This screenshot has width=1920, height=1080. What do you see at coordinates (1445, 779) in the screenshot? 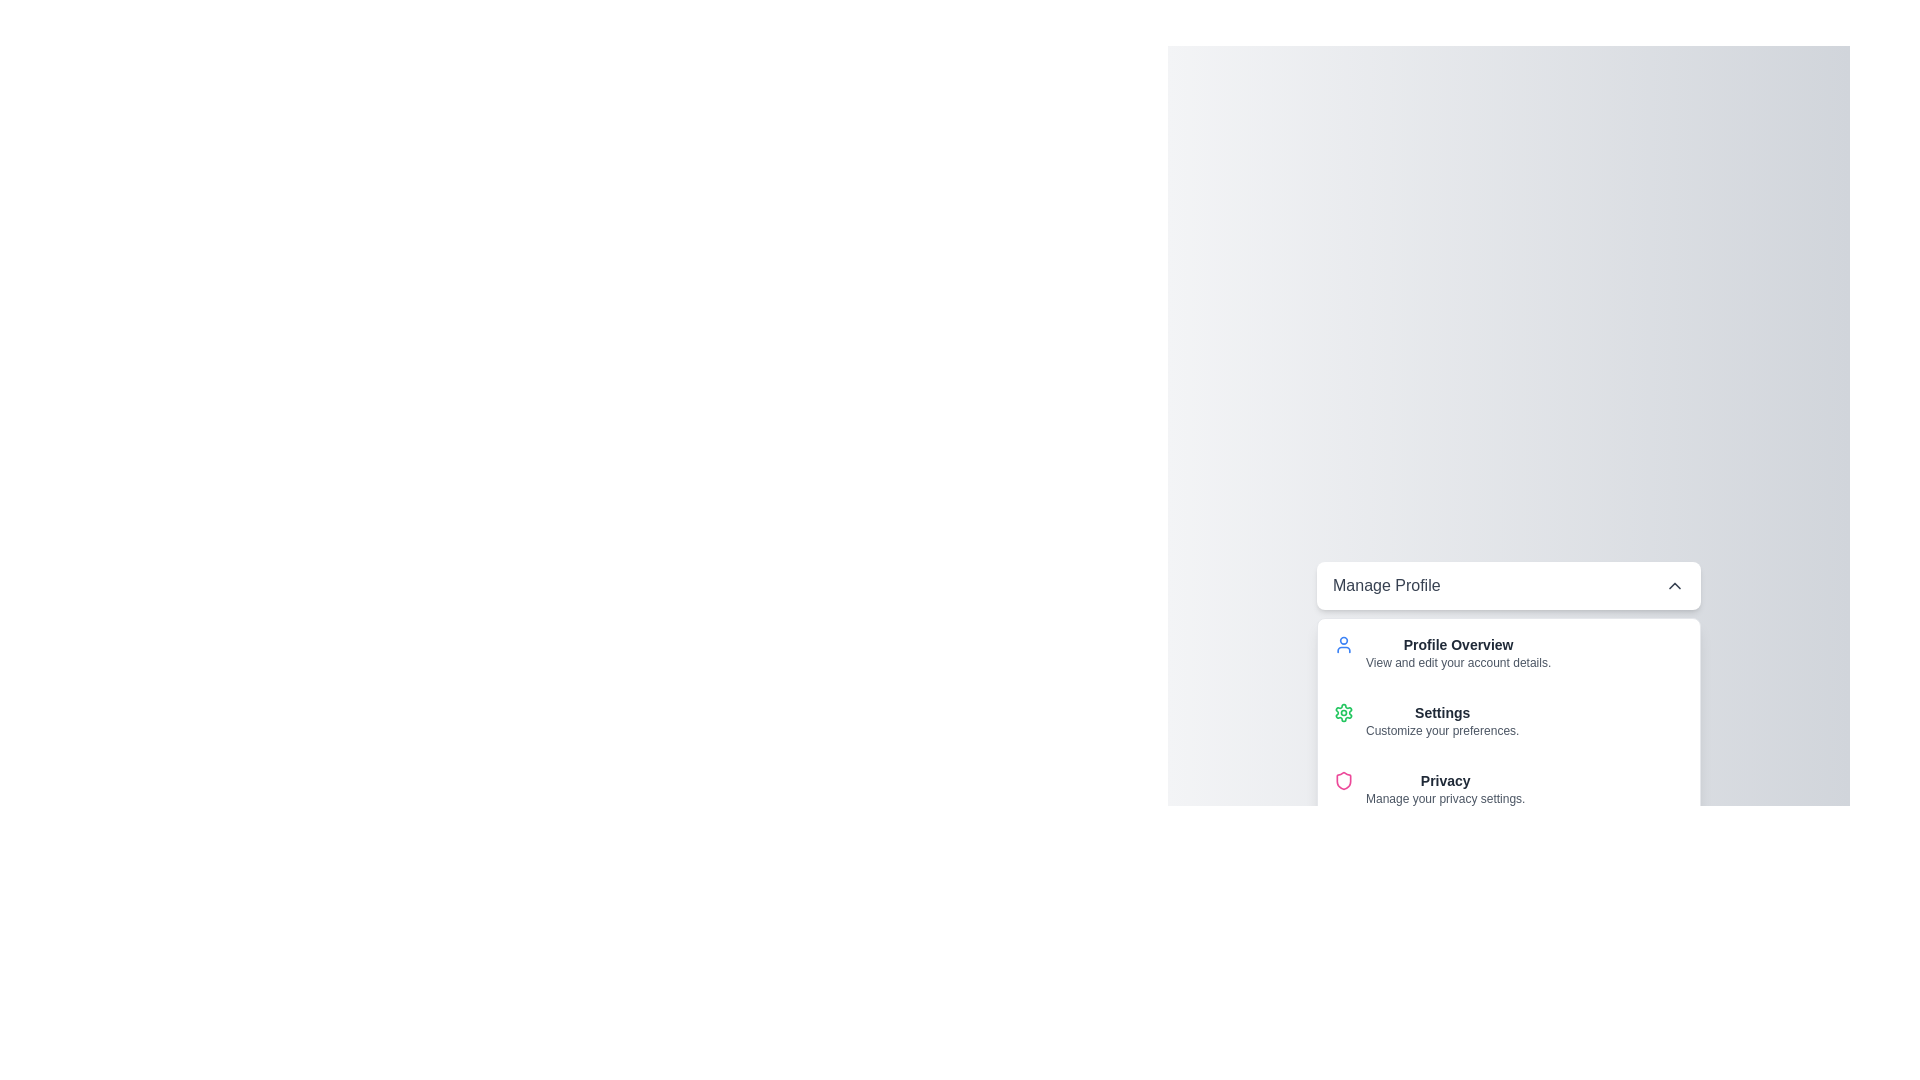
I see `the 'Privacy' text label, which is styled with a bold font in dark gray and located below the 'Settings' option in the menu list` at bounding box center [1445, 779].